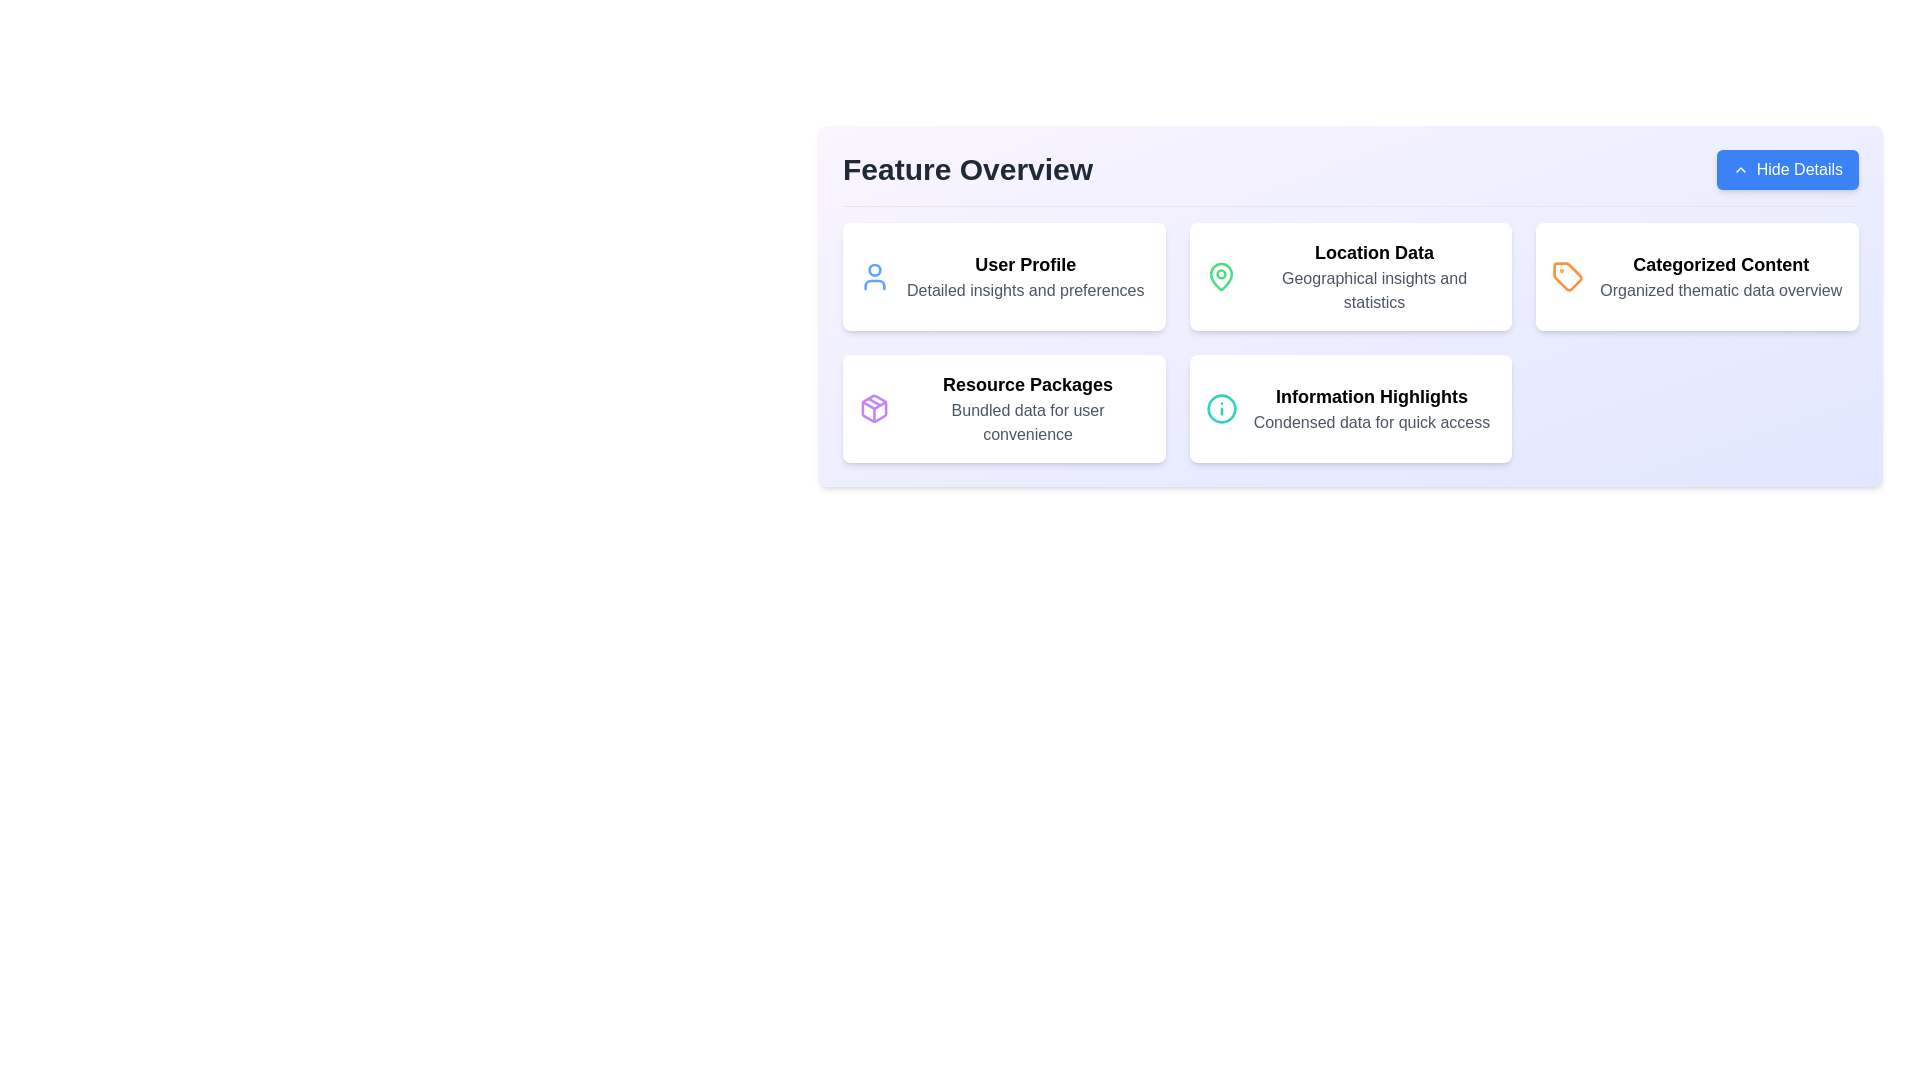 This screenshot has height=1080, width=1920. I want to click on the circular information icon with a teal outline and 'i' symbol, located in the 'Information Highlights' card, so click(1220, 407).